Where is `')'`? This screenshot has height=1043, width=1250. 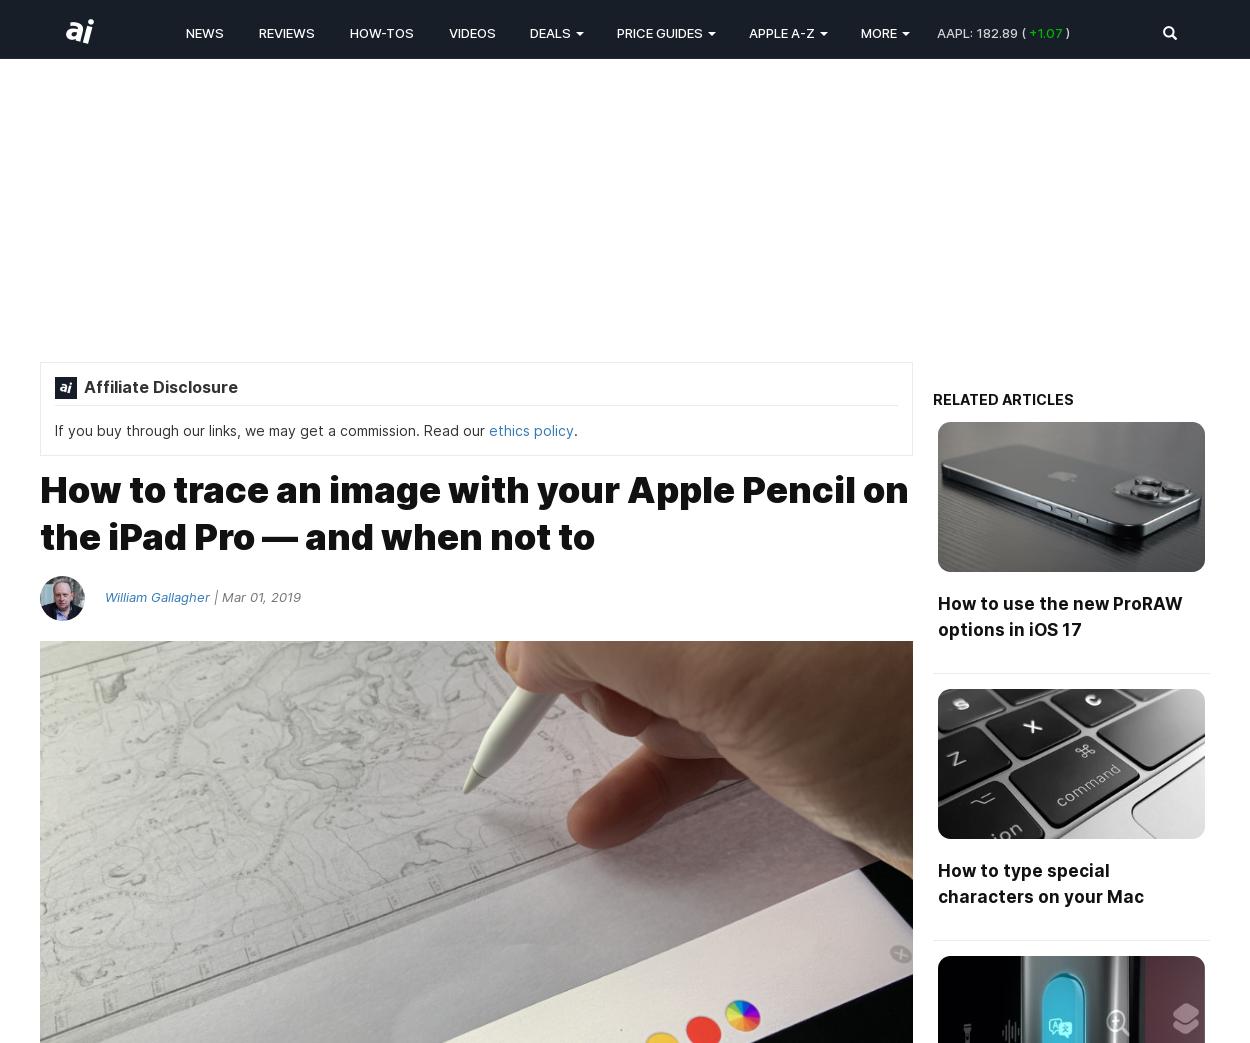 ')' is located at coordinates (1065, 31).